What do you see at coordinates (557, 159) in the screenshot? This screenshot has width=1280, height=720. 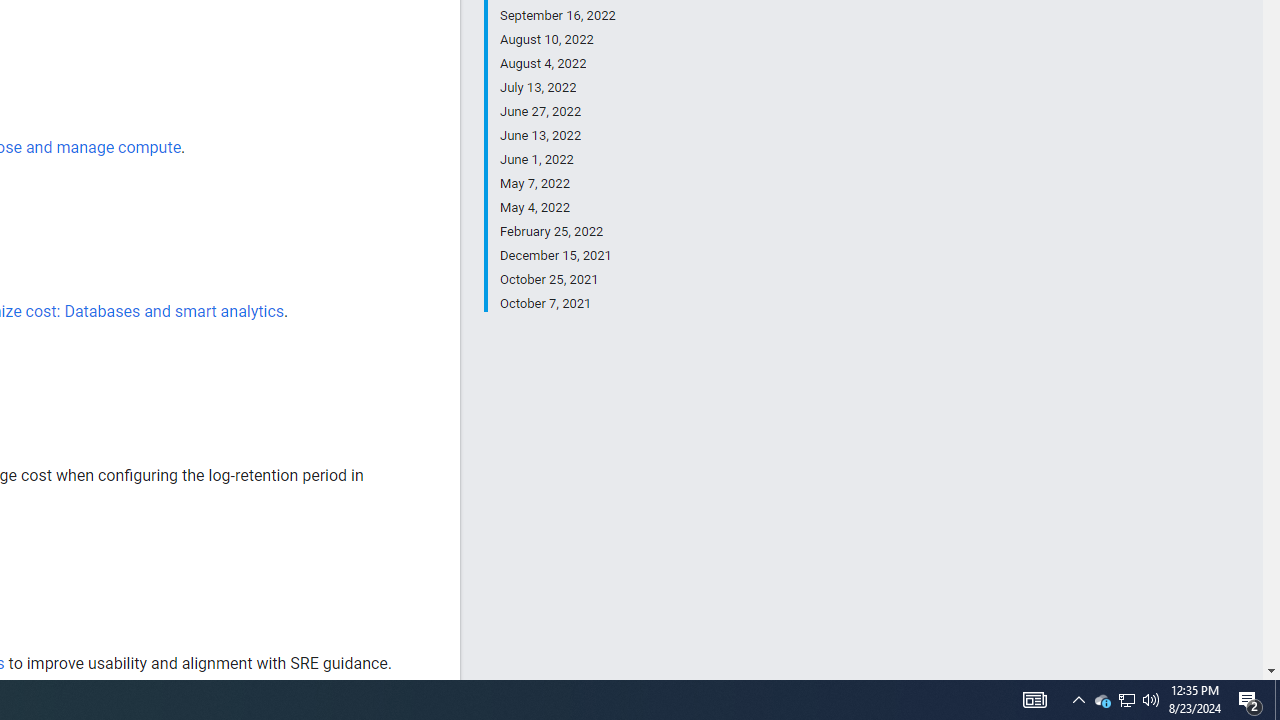 I see `'June 1, 2022'` at bounding box center [557, 159].